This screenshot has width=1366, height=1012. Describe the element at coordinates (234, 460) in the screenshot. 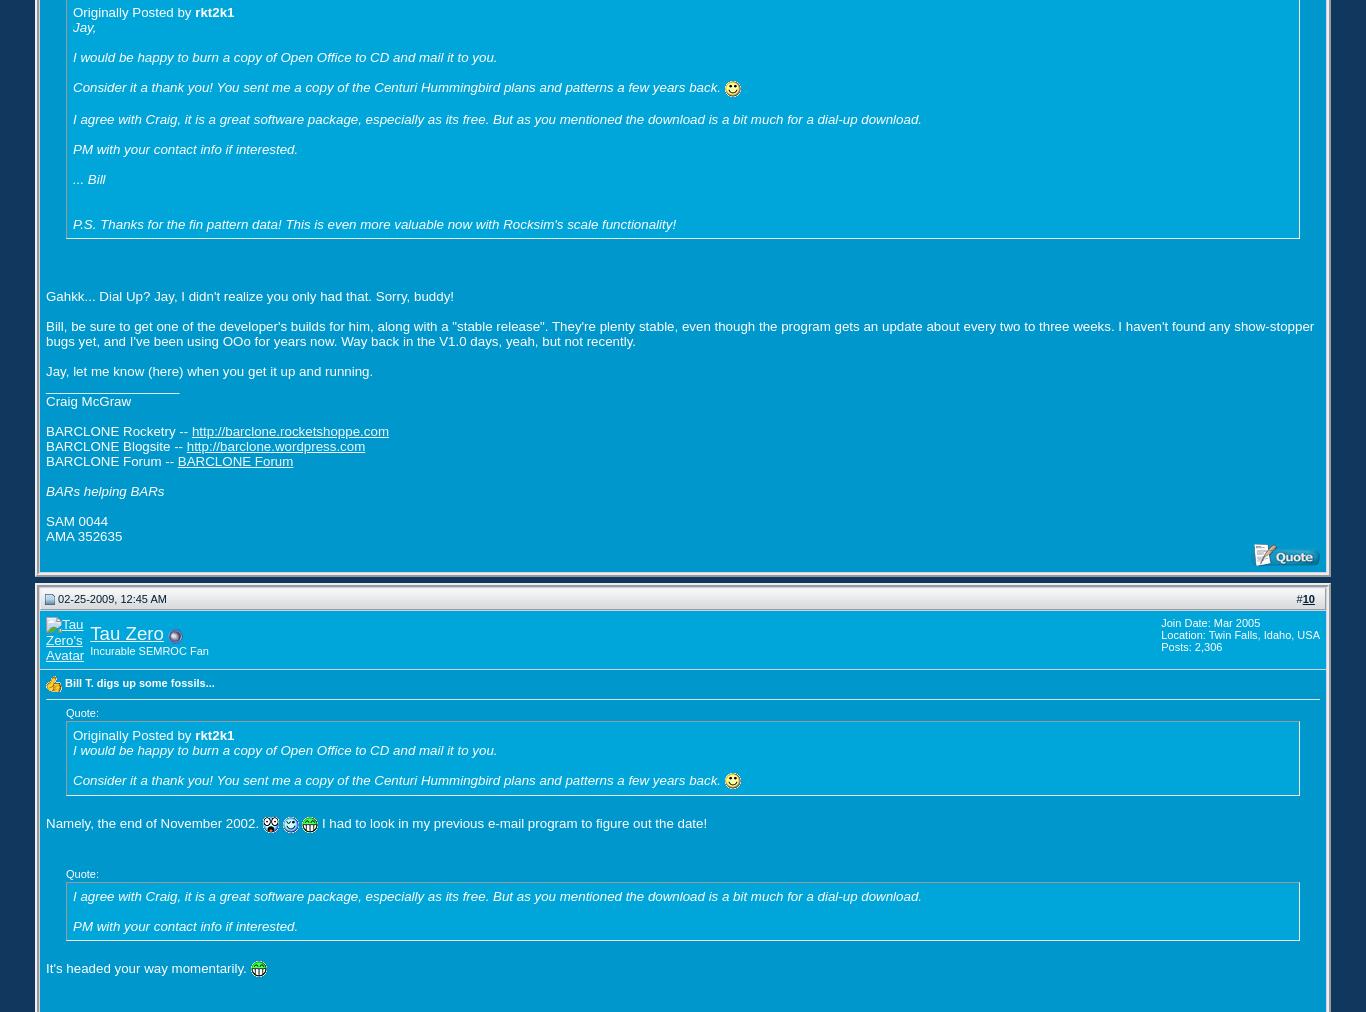

I see `'BARCLONE Forum'` at that location.